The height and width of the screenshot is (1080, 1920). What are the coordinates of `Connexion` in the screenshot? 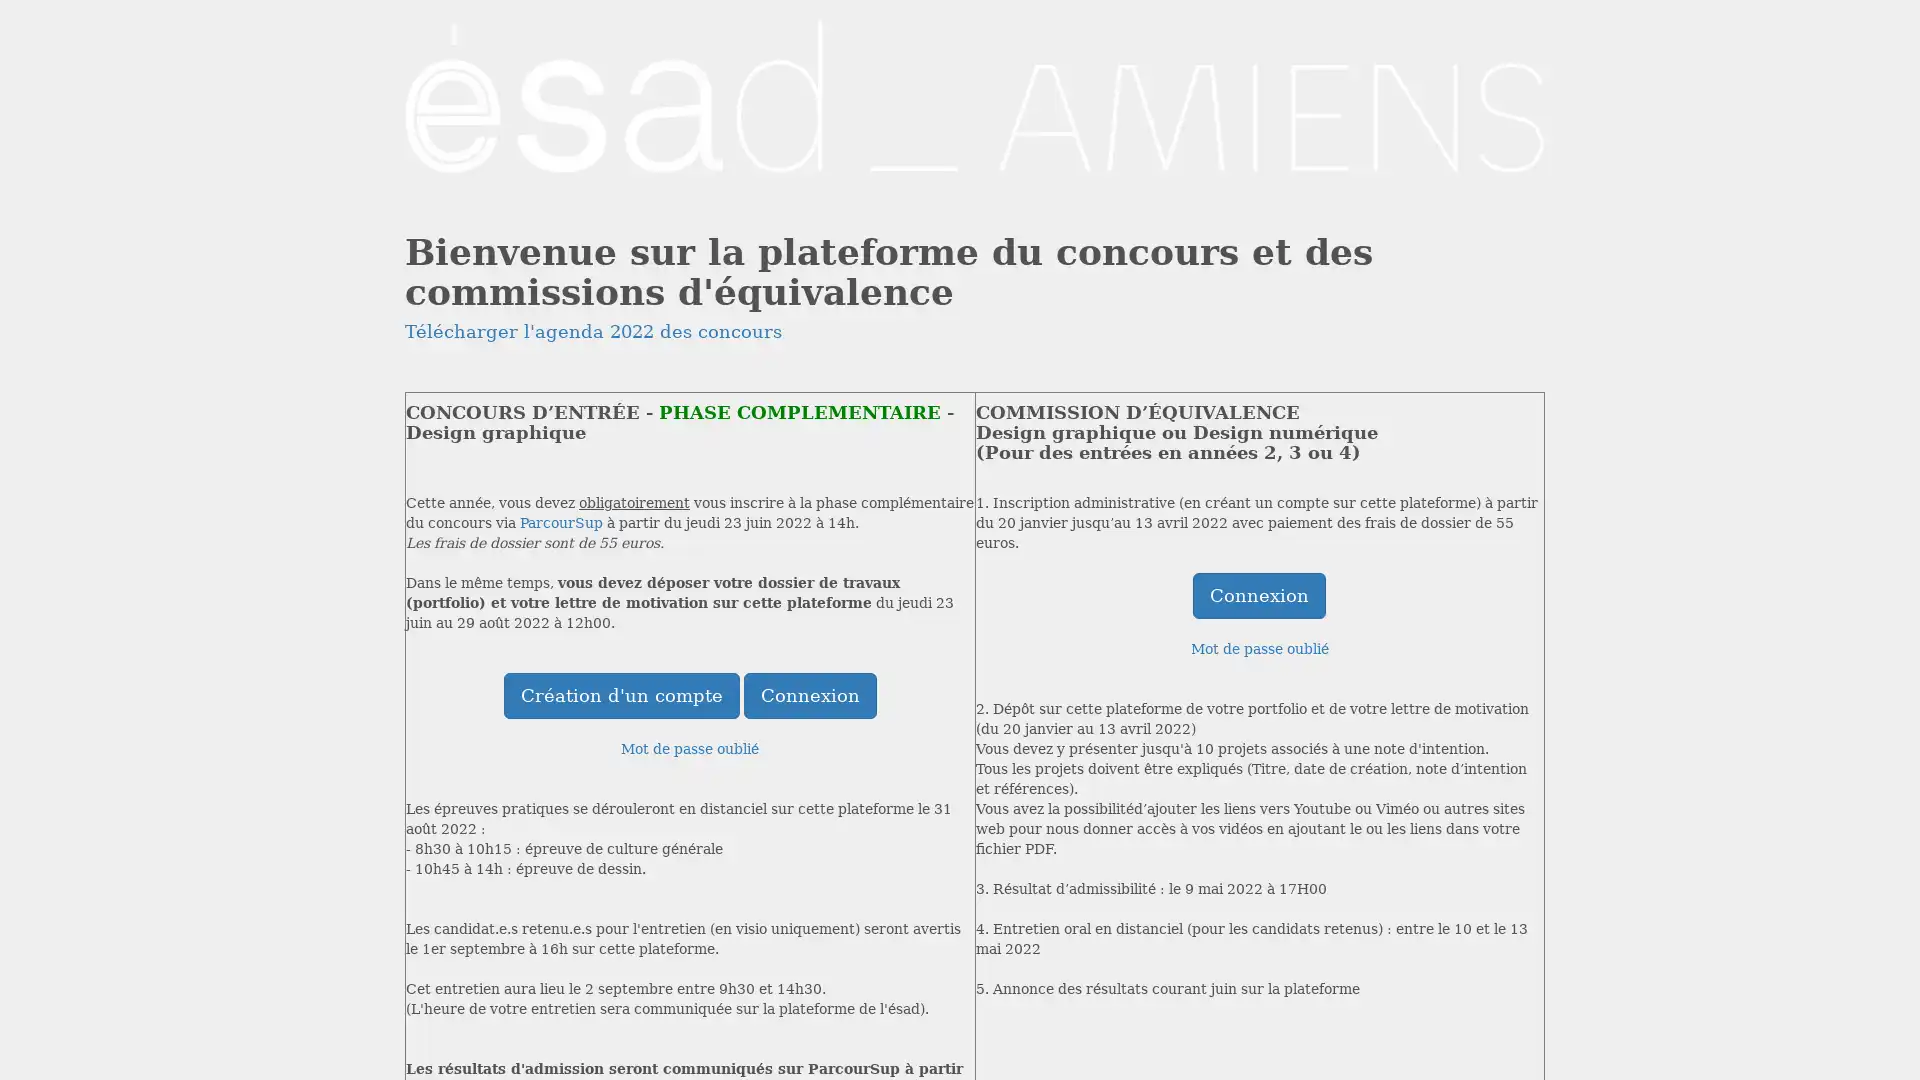 It's located at (809, 693).